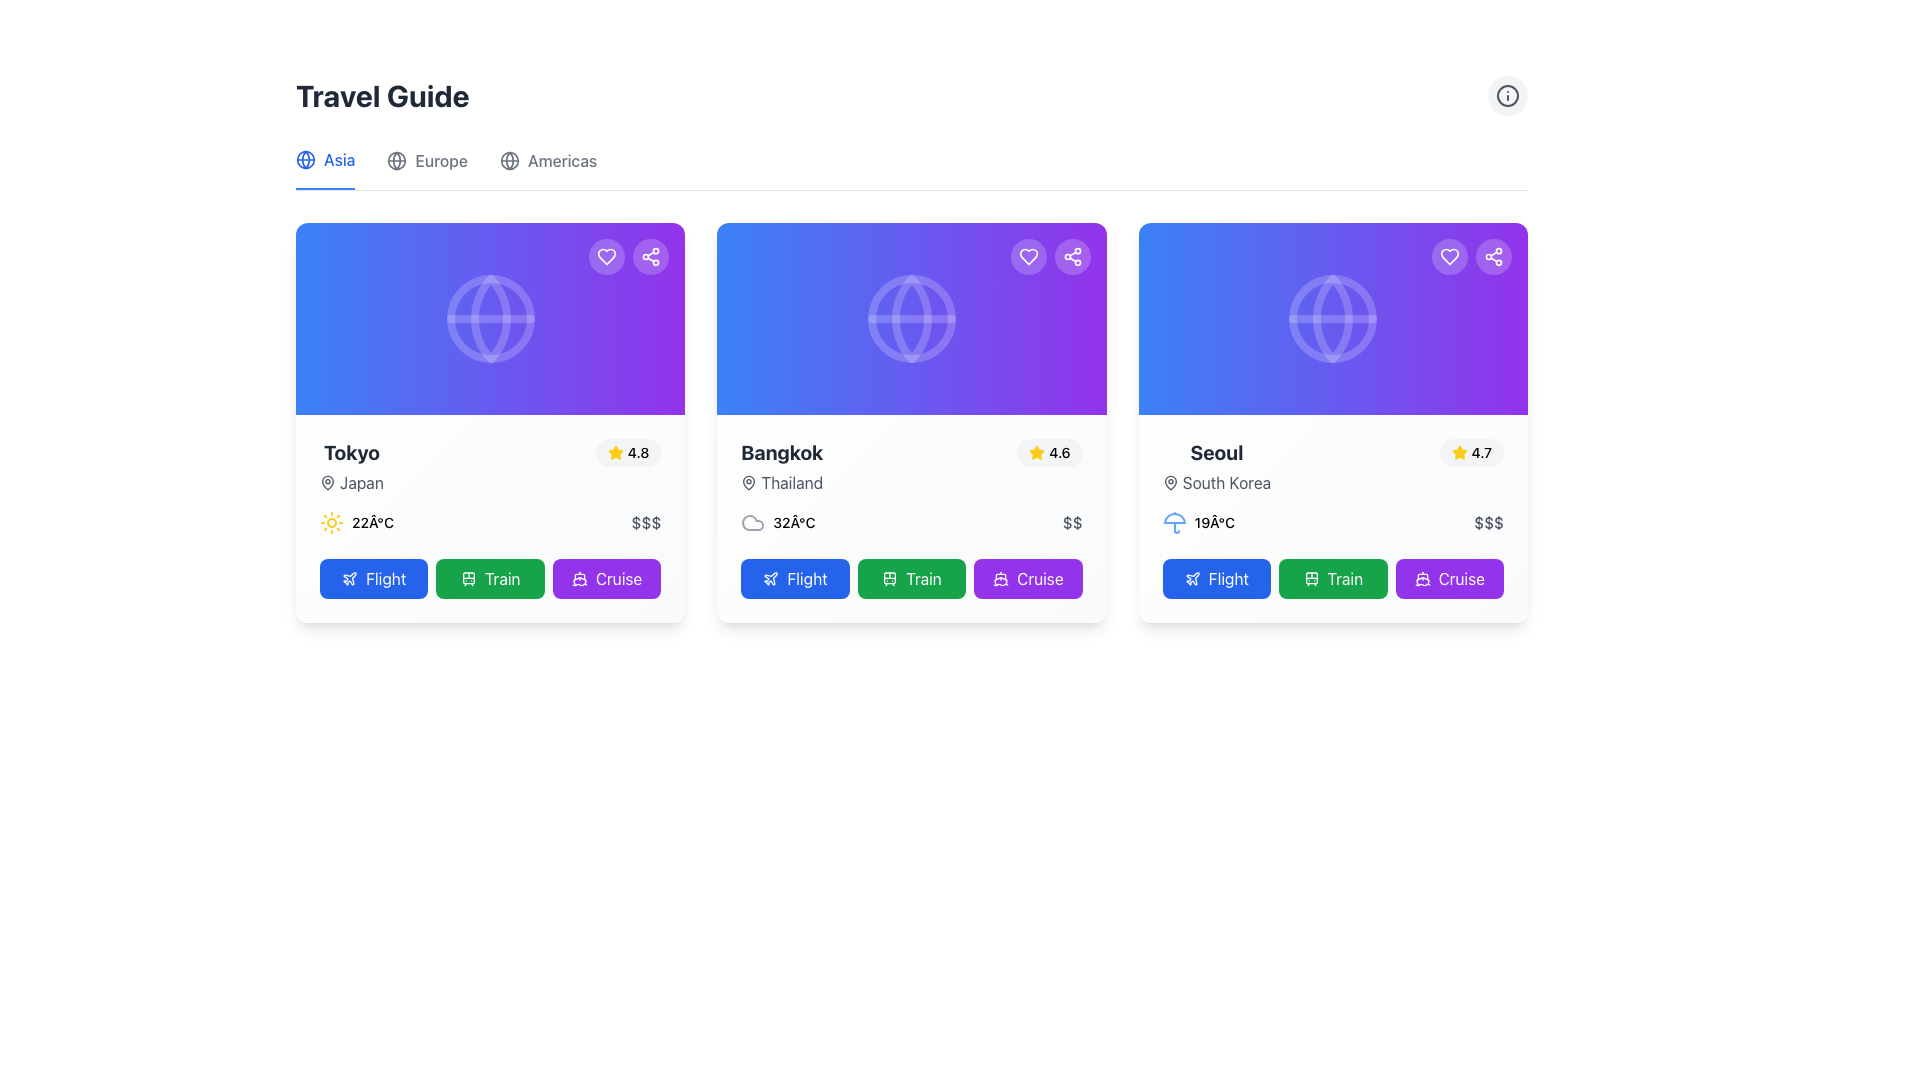 The image size is (1920, 1080). I want to click on the yellow star-shaped icon used for rating located to the left of the text '4.6' in the upper-right portion of the card for Bangkok, so click(1037, 452).